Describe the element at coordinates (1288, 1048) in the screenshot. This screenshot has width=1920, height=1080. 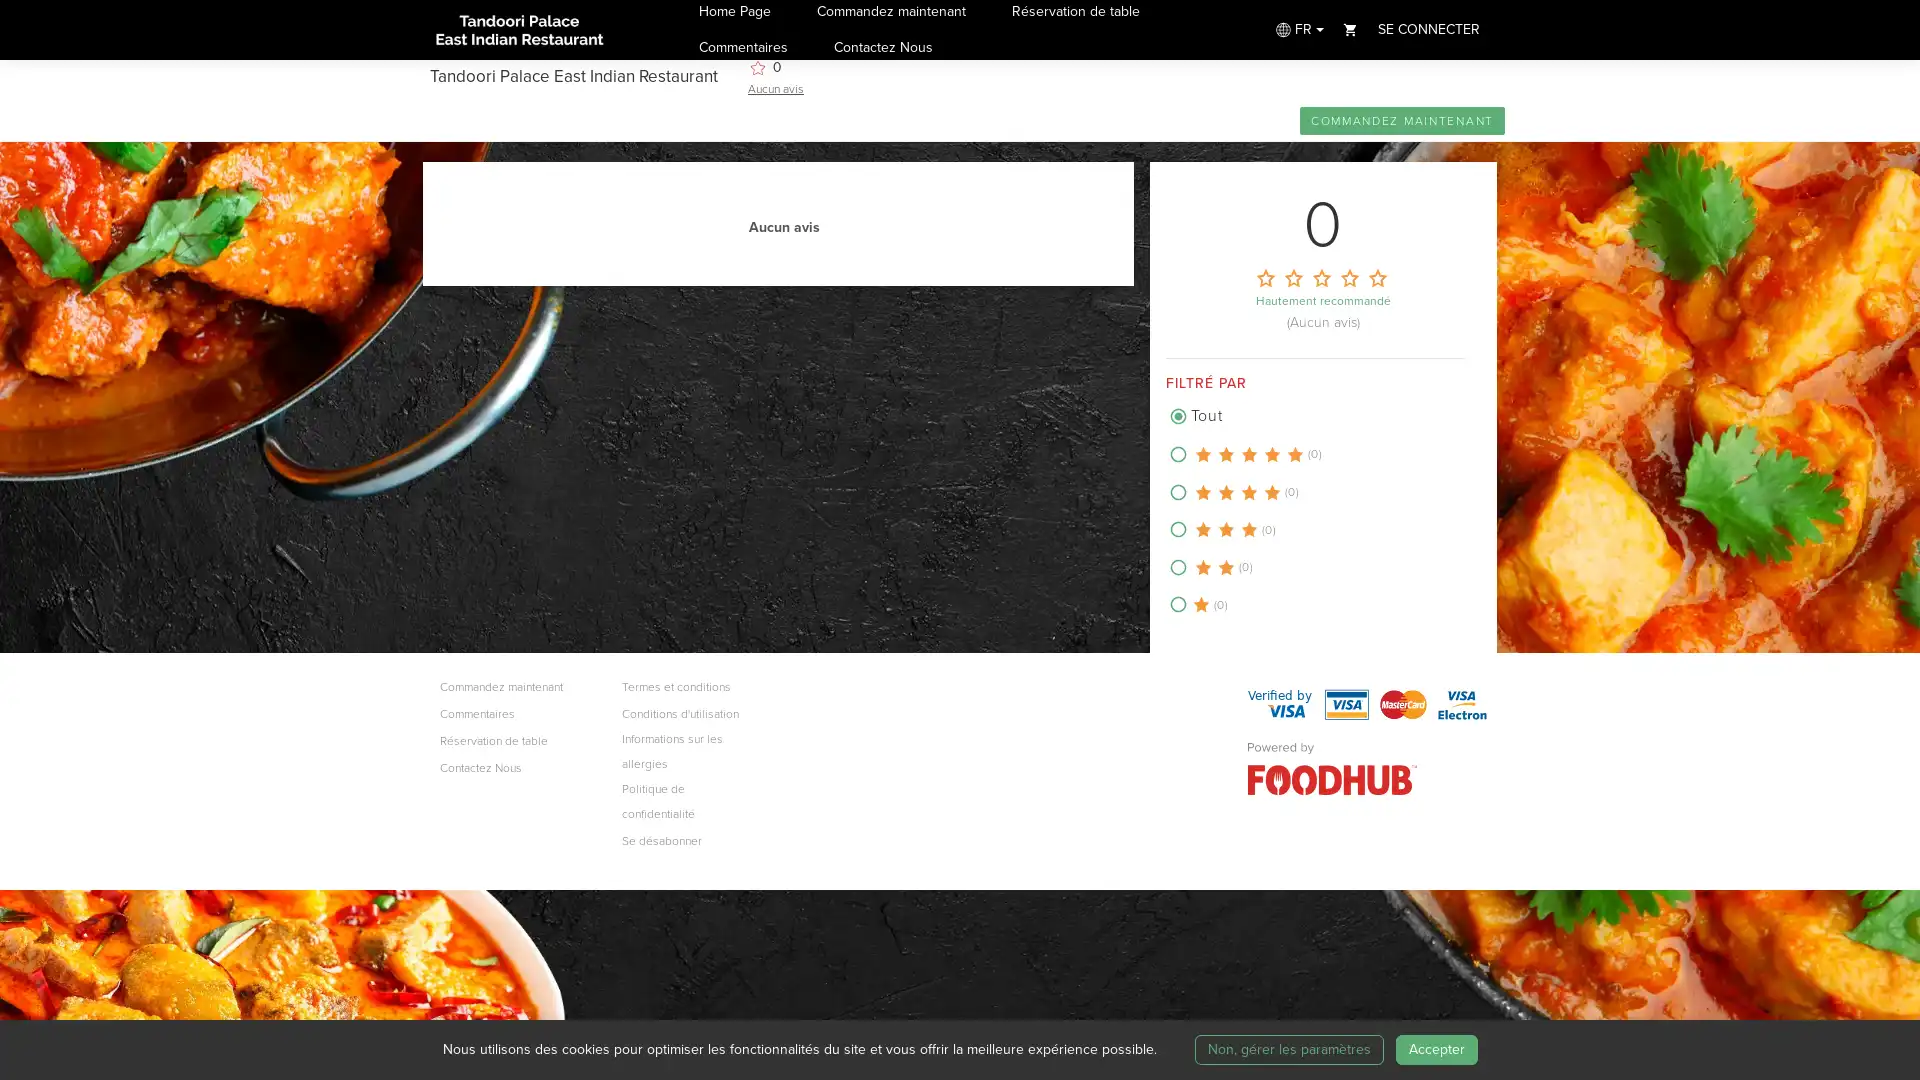
I see `Non, gerer les parametres` at that location.